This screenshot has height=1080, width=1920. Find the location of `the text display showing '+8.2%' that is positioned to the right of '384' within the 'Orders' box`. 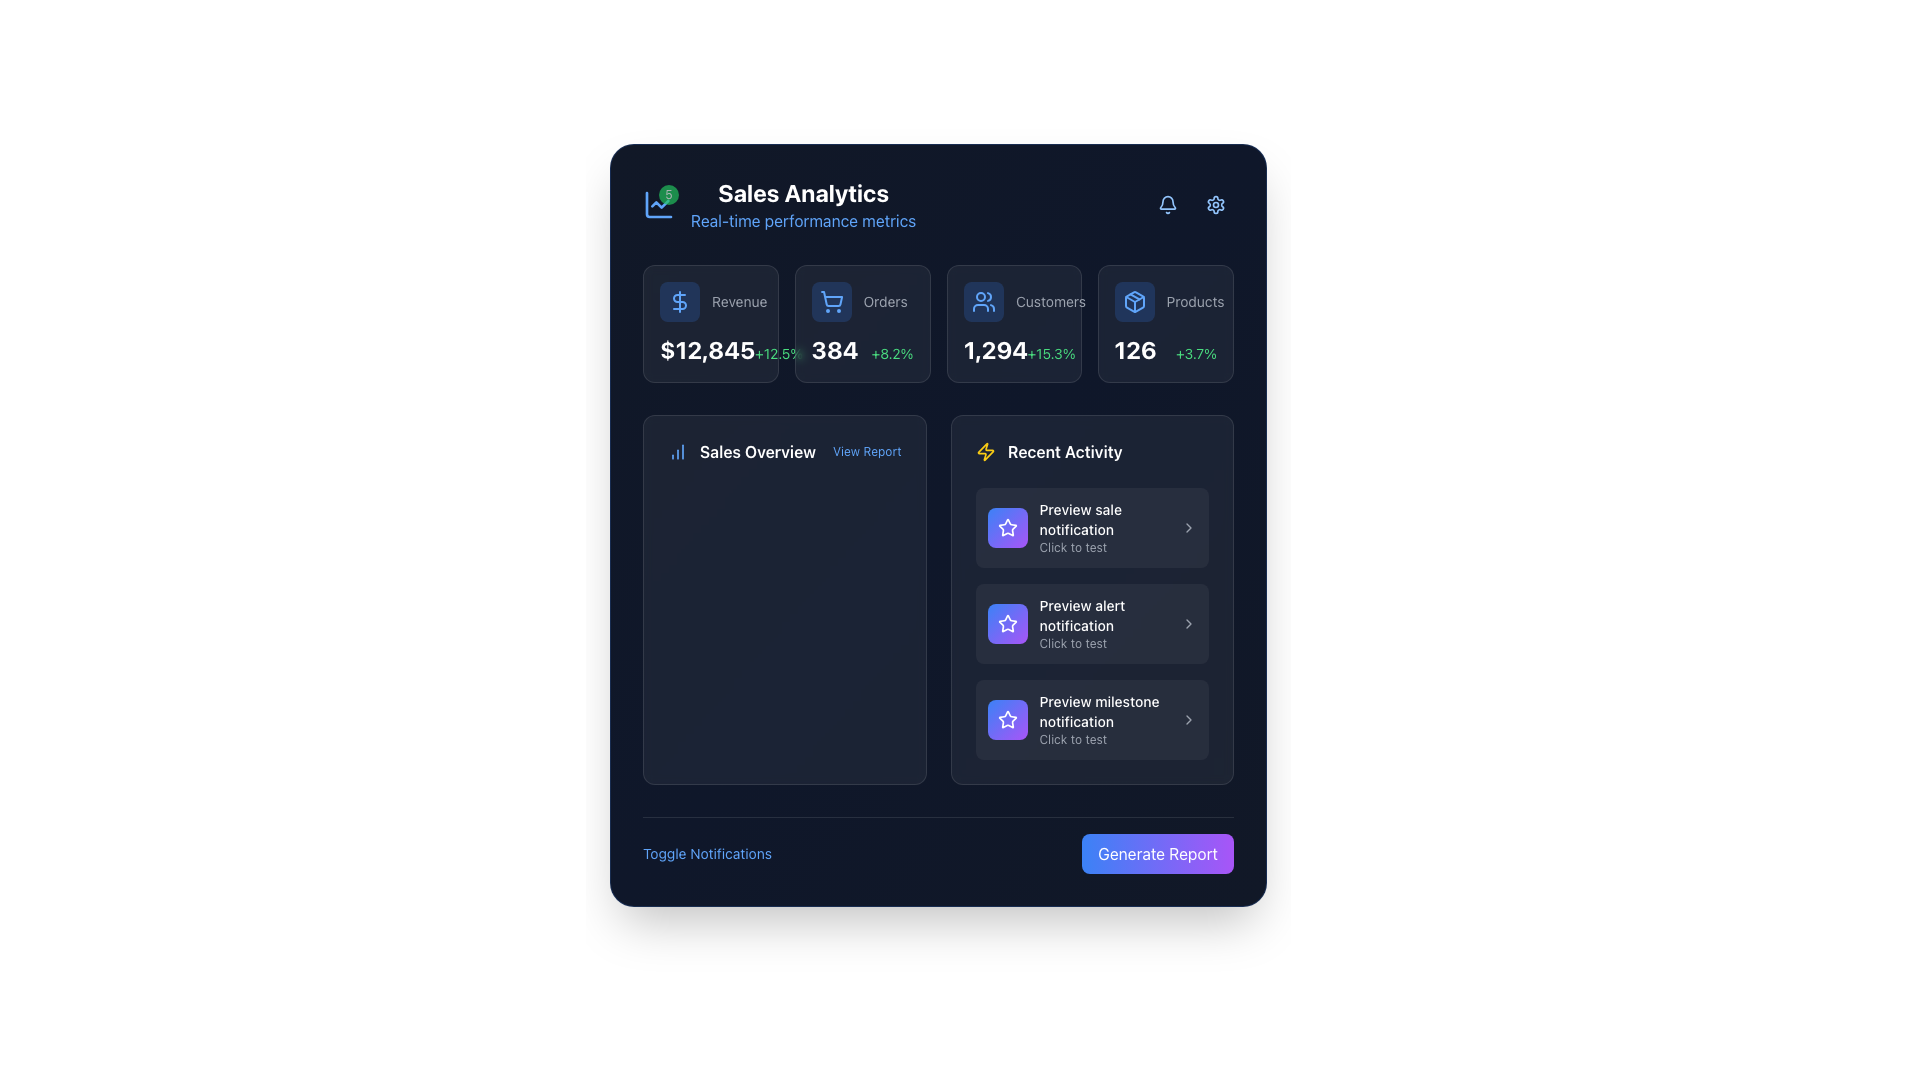

the text display showing '+8.2%' that is positioned to the right of '384' within the 'Orders' box is located at coordinates (891, 353).